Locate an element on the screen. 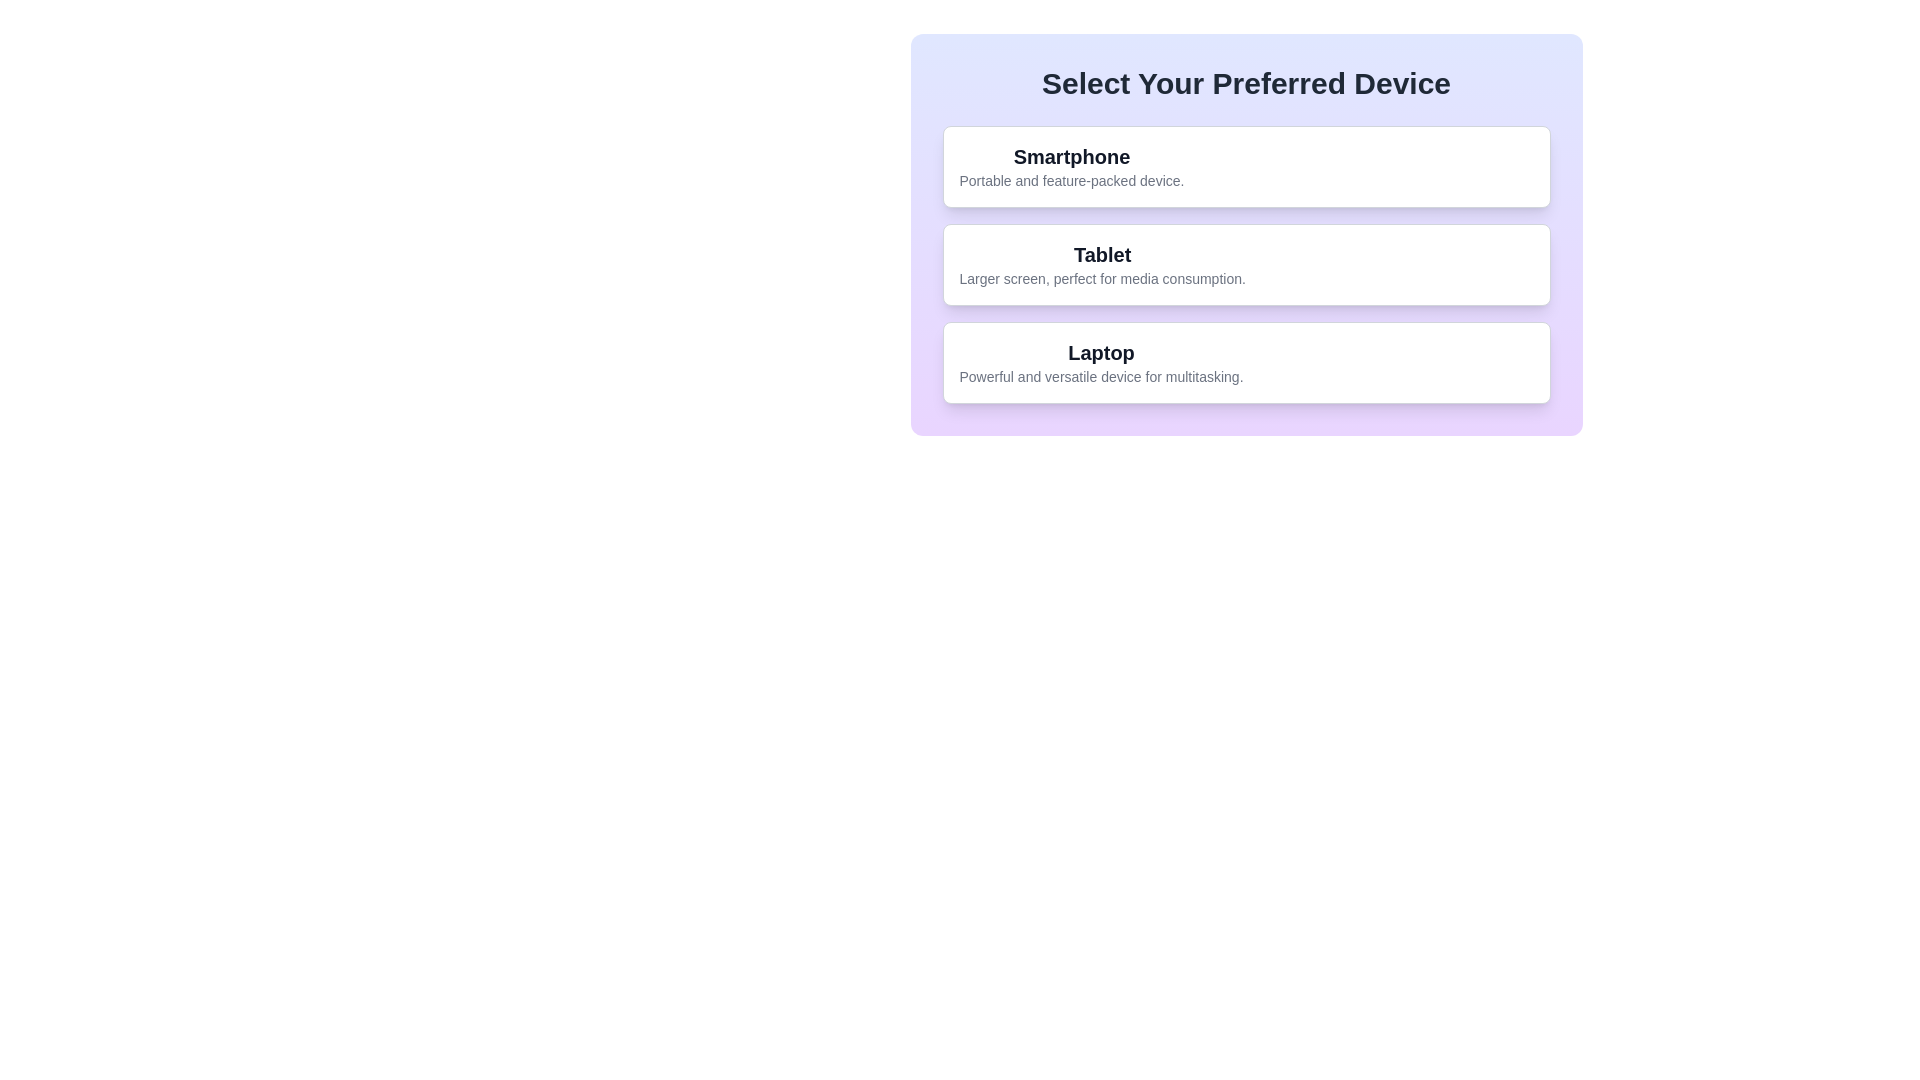 This screenshot has height=1080, width=1920. the Information Card for the Laptop category, which is the third option in the vertical list under 'Select Your Preferred Device' is located at coordinates (1245, 362).